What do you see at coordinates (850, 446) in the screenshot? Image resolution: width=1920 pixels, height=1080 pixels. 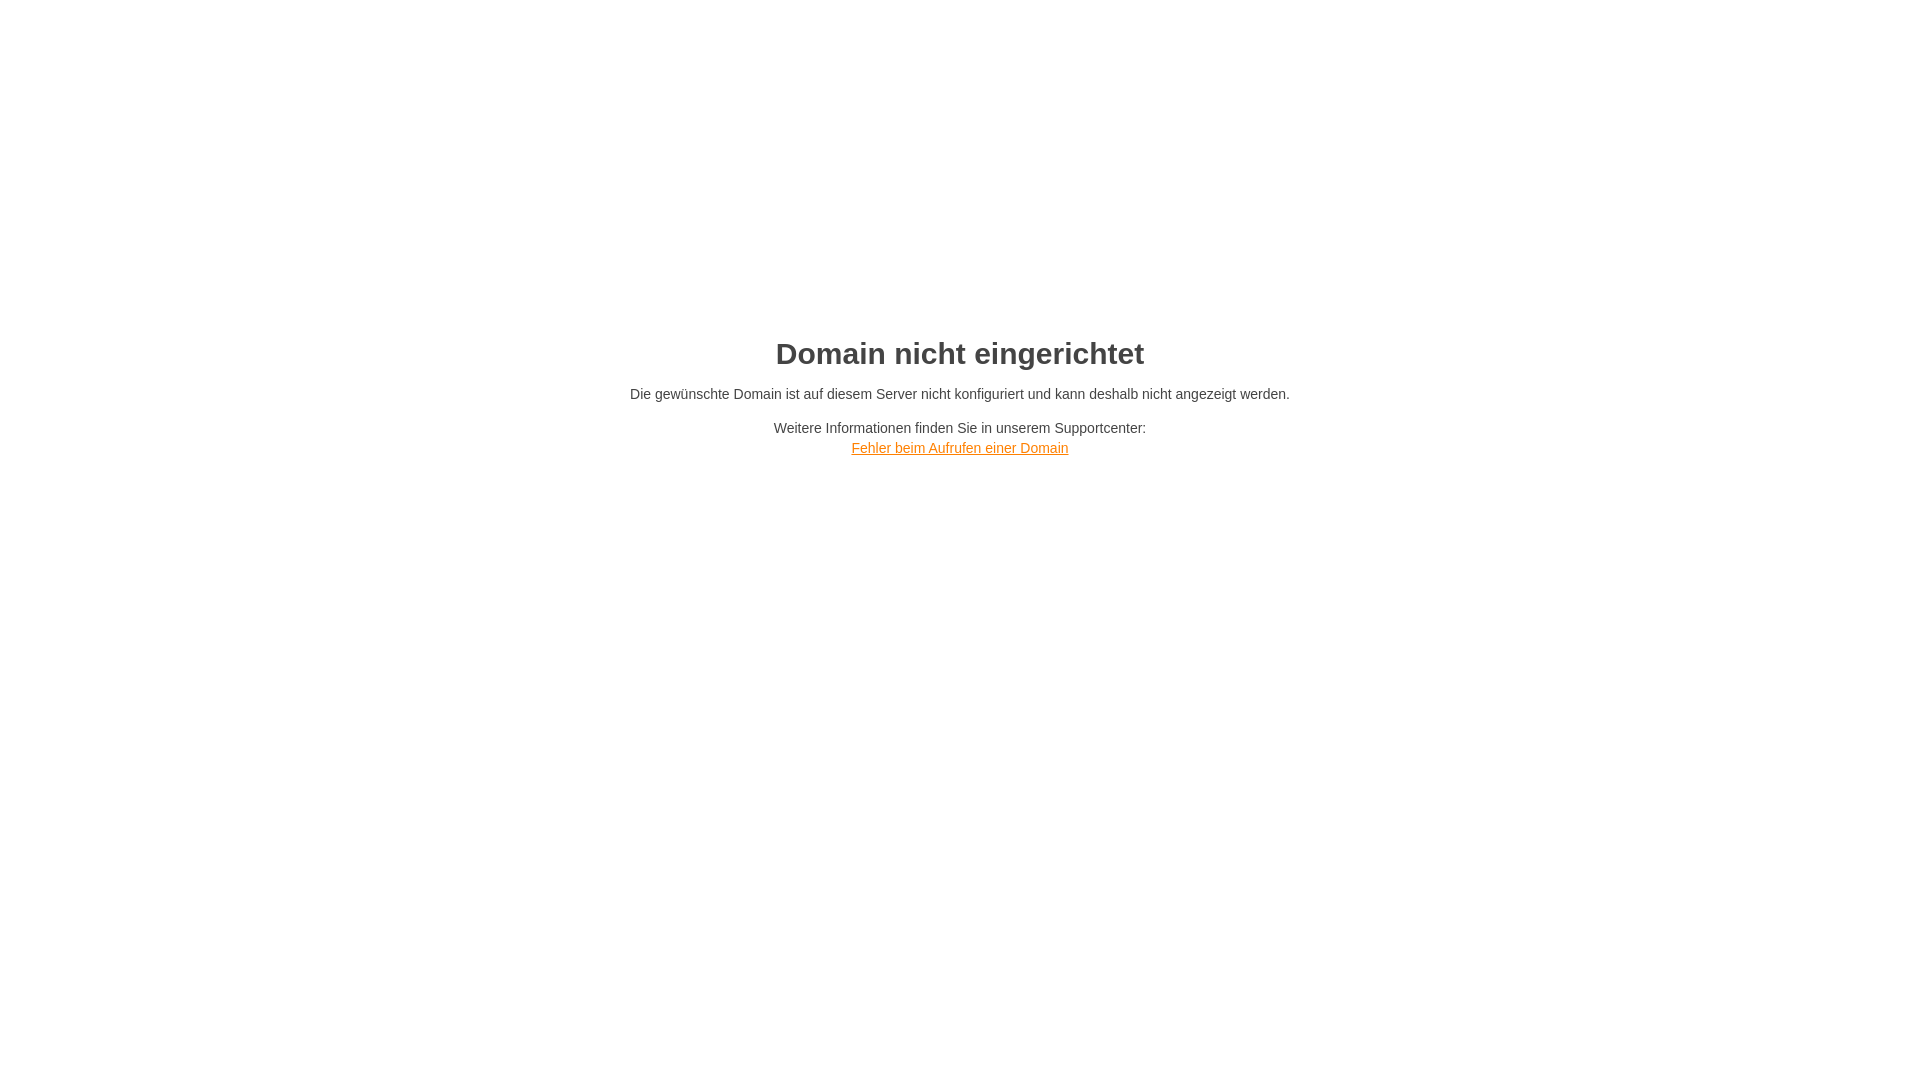 I see `'Fehler beim Aufrufen einer Domain'` at bounding box center [850, 446].